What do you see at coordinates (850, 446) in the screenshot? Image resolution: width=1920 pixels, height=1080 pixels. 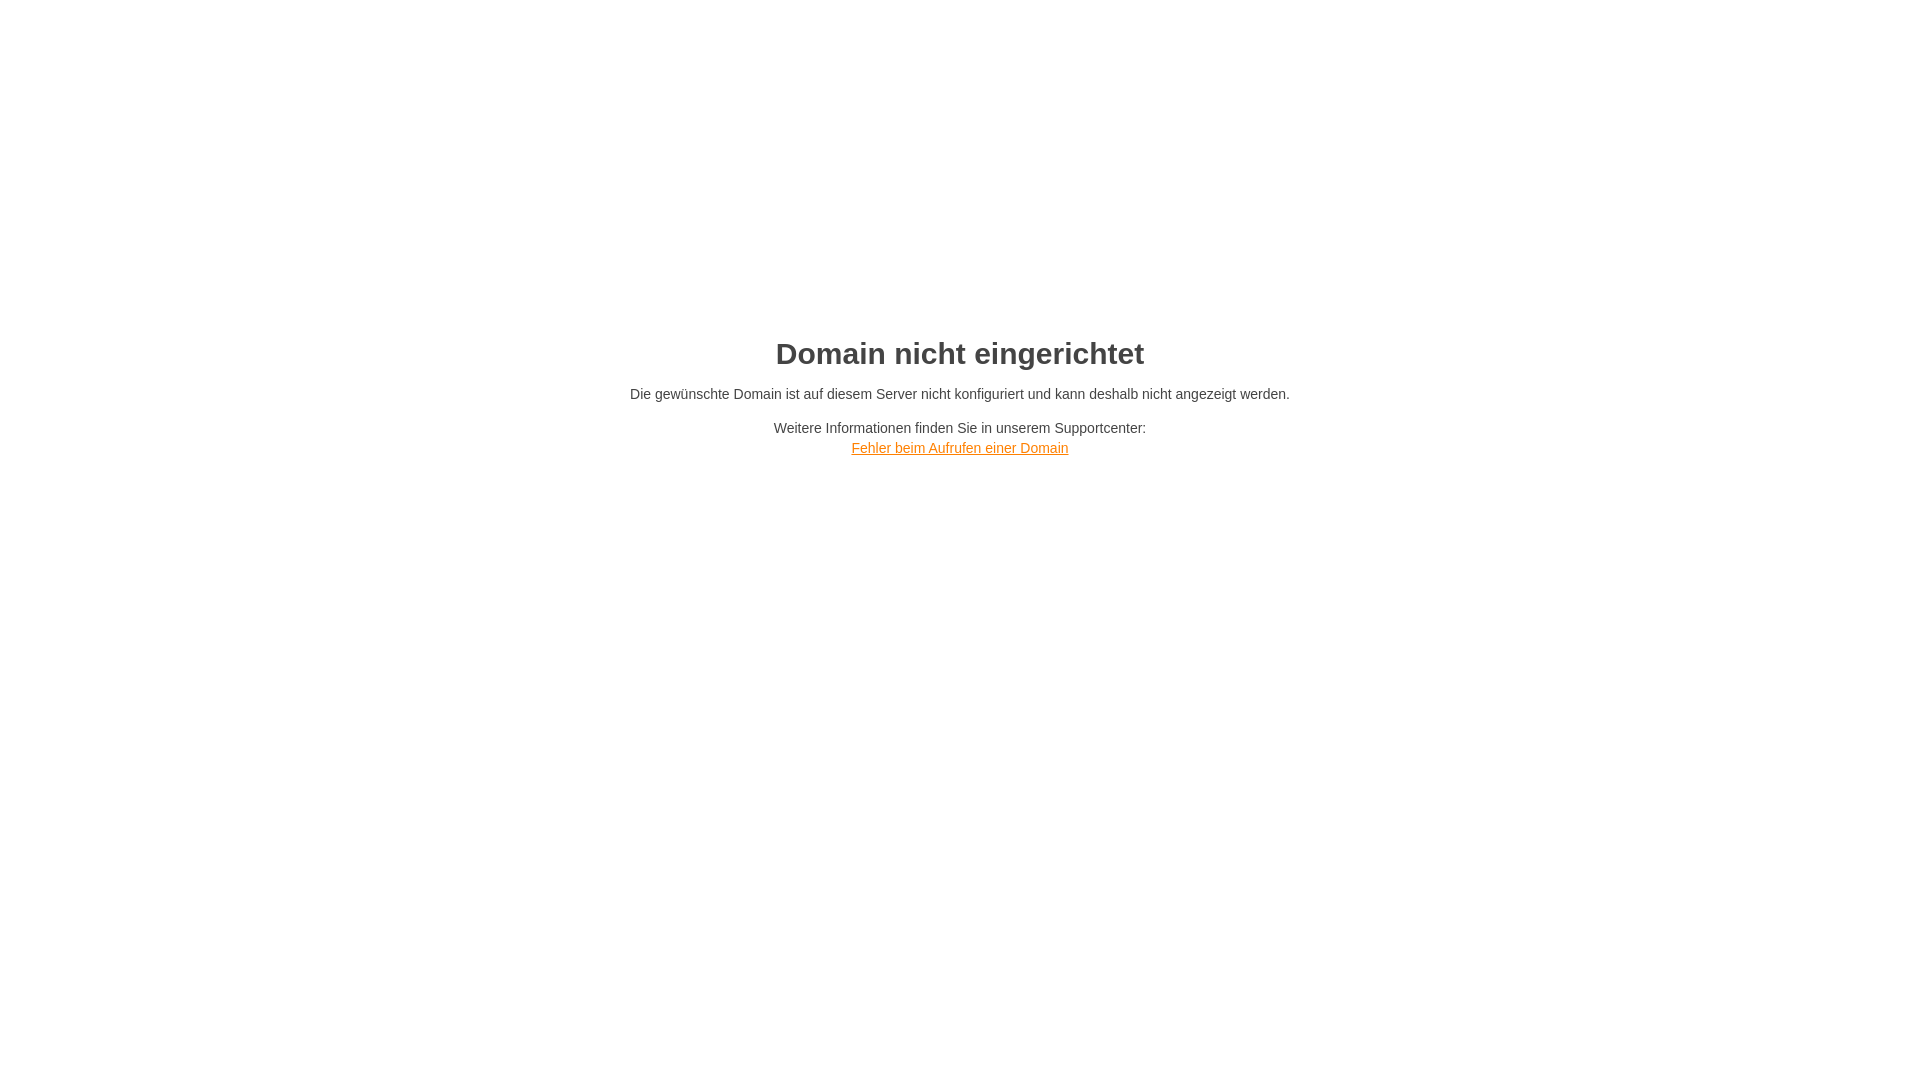 I see `'Fehler beim Aufrufen einer Domain'` at bounding box center [850, 446].